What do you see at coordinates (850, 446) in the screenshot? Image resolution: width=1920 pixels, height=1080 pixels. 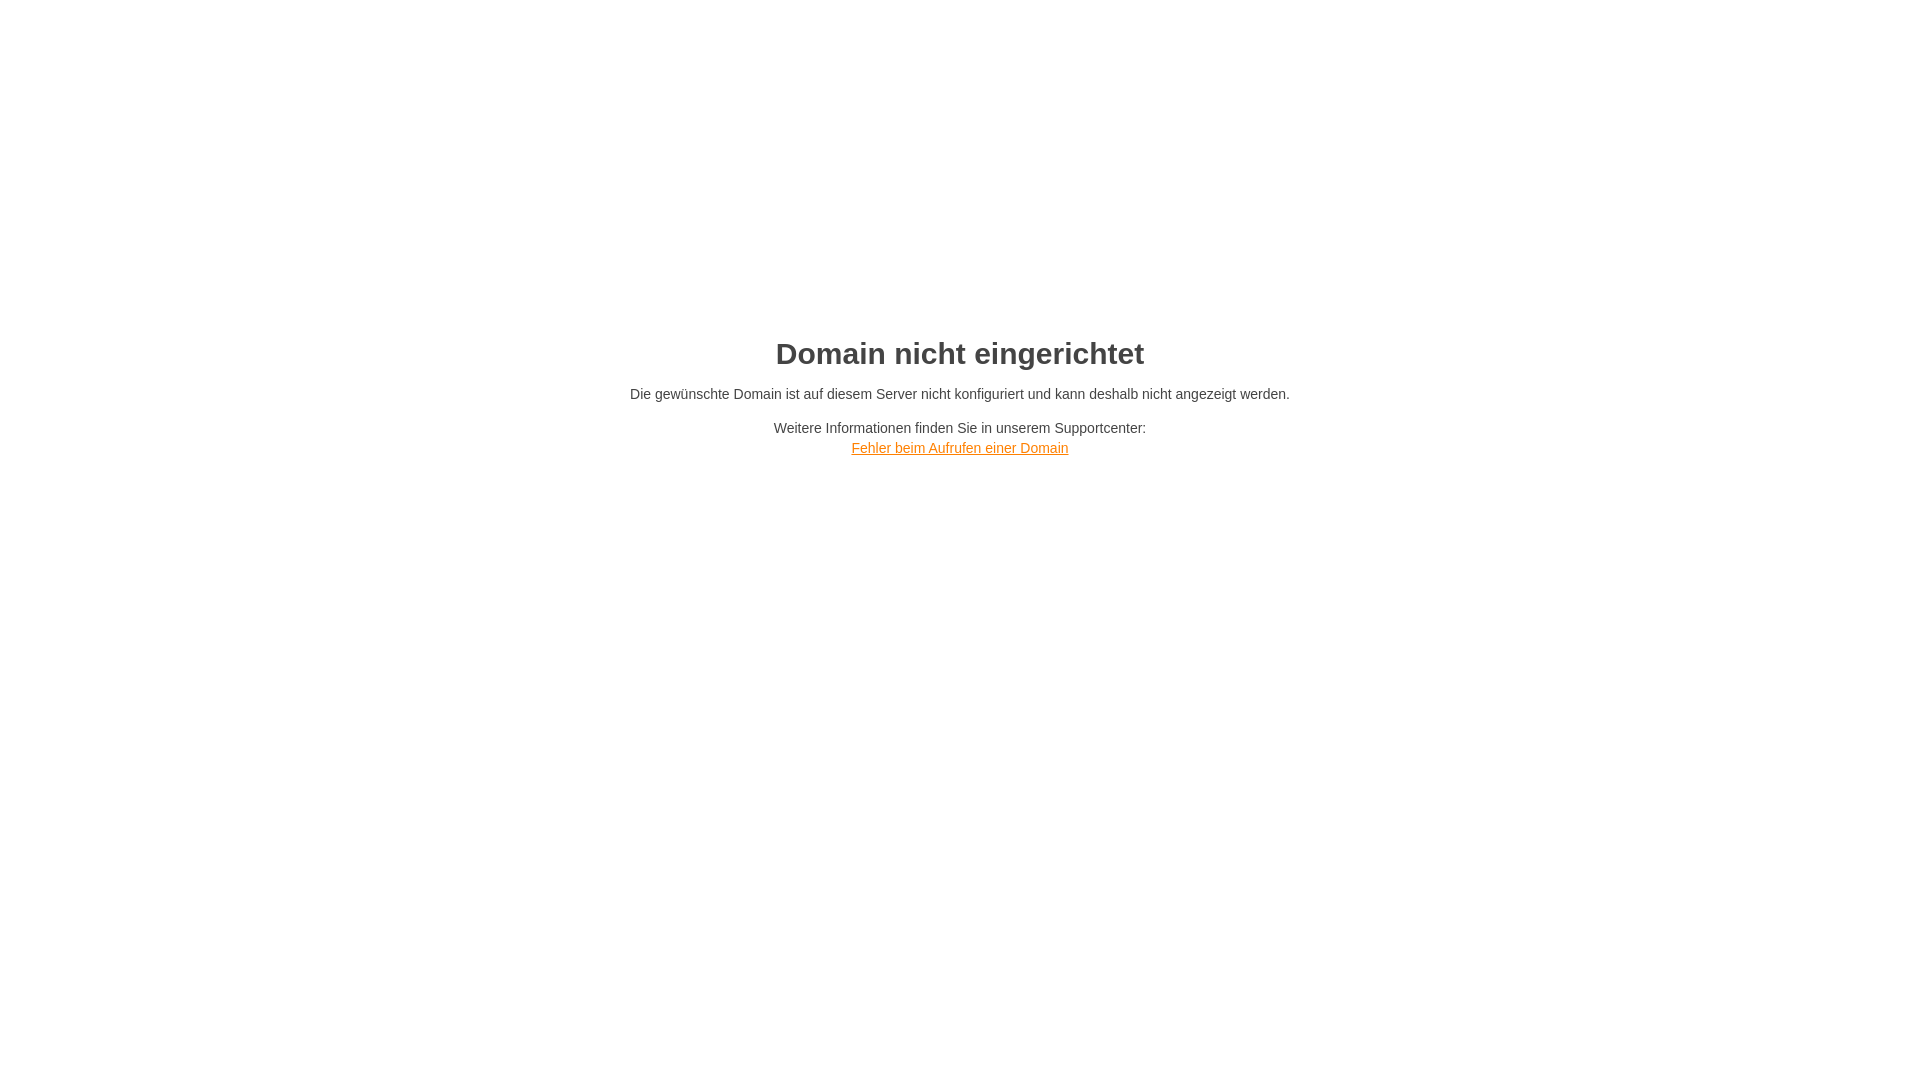 I see `'Fehler beim Aufrufen einer Domain'` at bounding box center [850, 446].